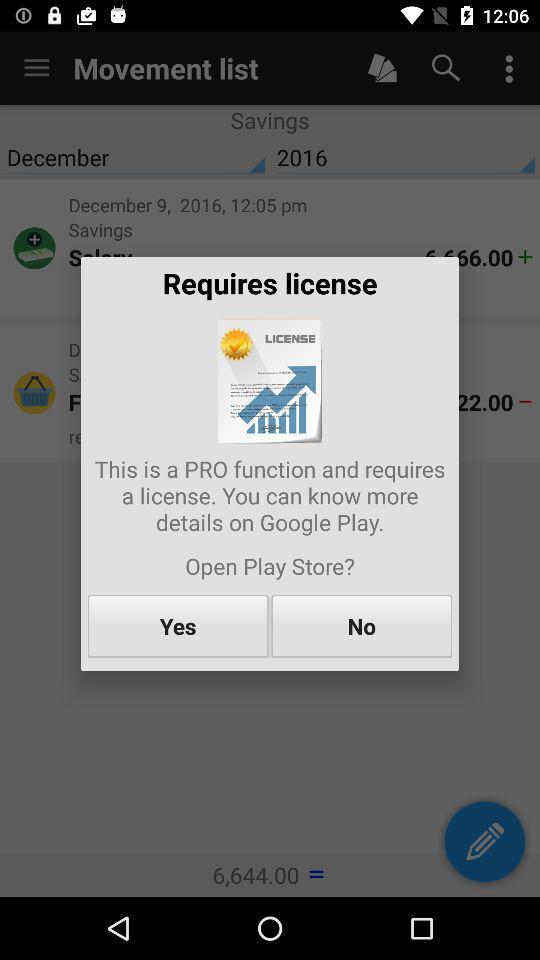 The height and width of the screenshot is (960, 540). What do you see at coordinates (360, 625) in the screenshot?
I see `the item next to the yes item` at bounding box center [360, 625].